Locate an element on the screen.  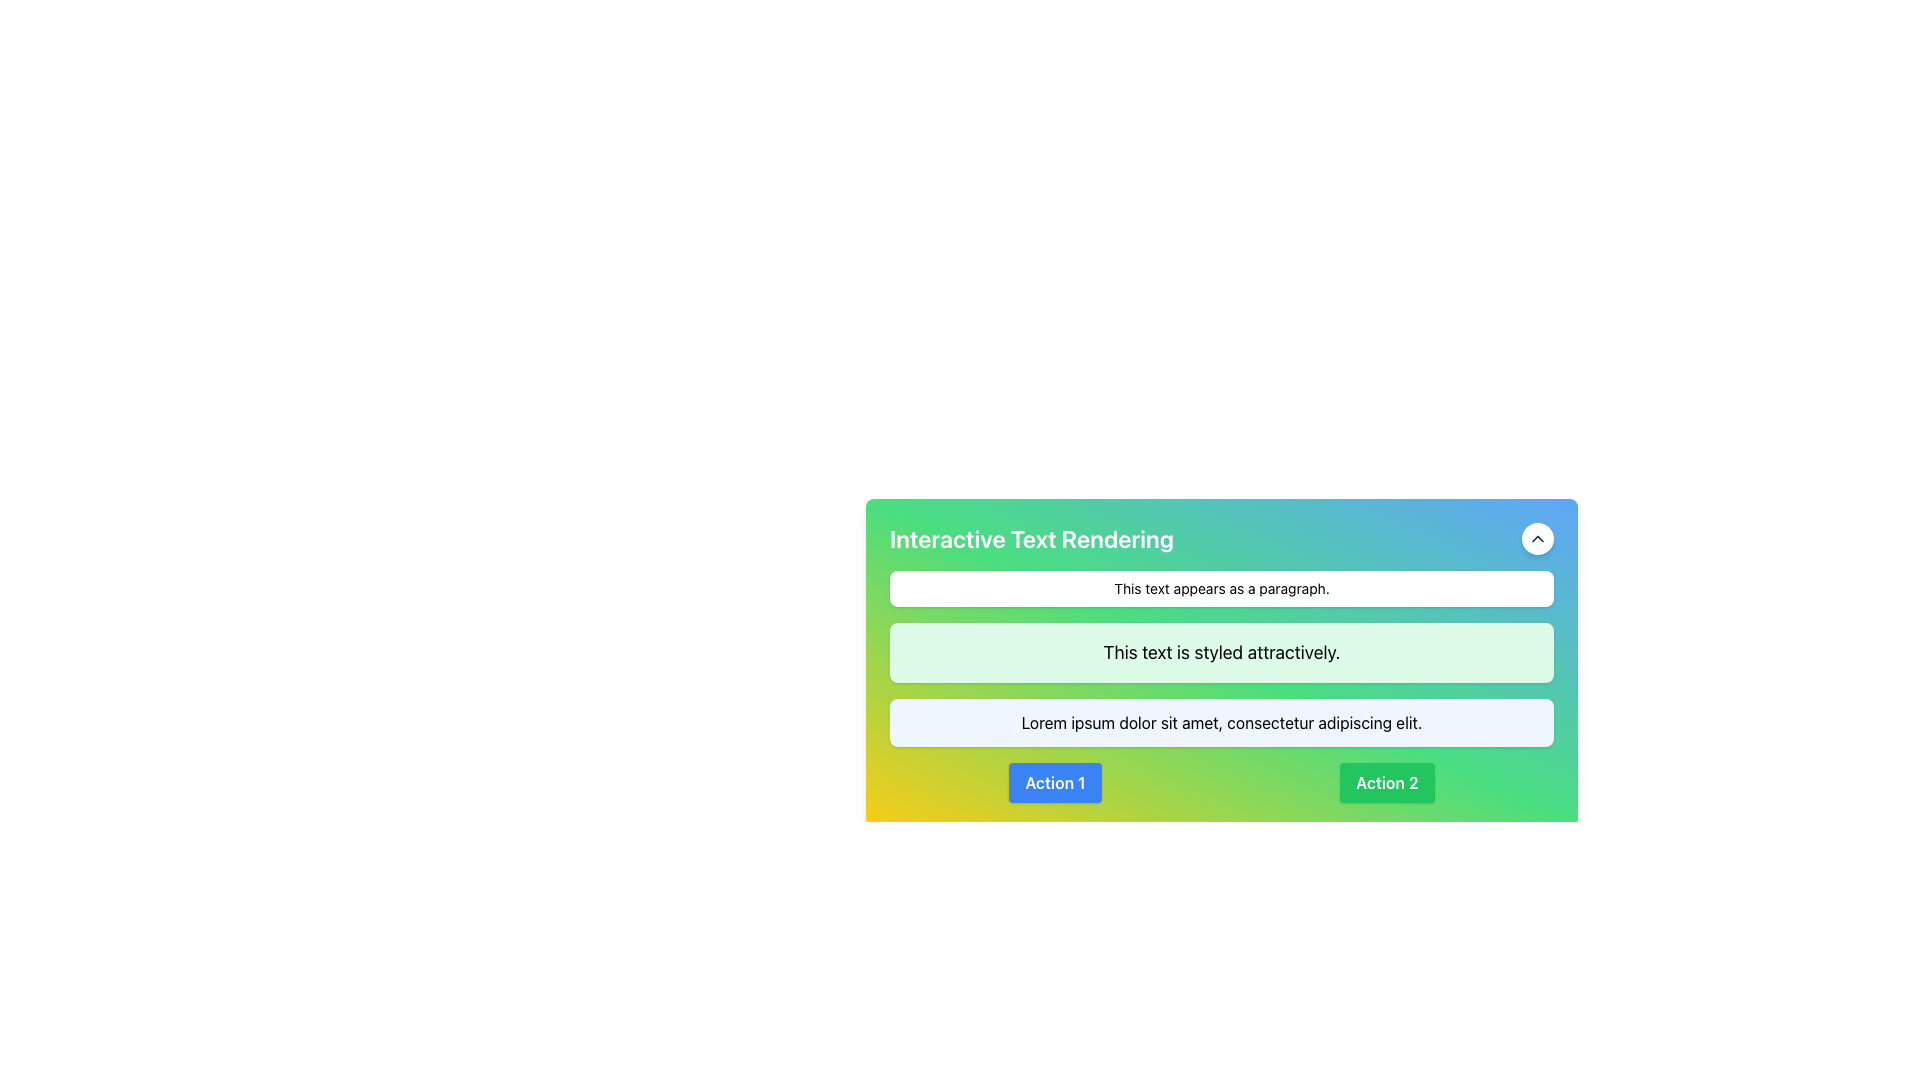
the blue button with white text reading 'Action 1' to observe the color change effect is located at coordinates (1054, 782).